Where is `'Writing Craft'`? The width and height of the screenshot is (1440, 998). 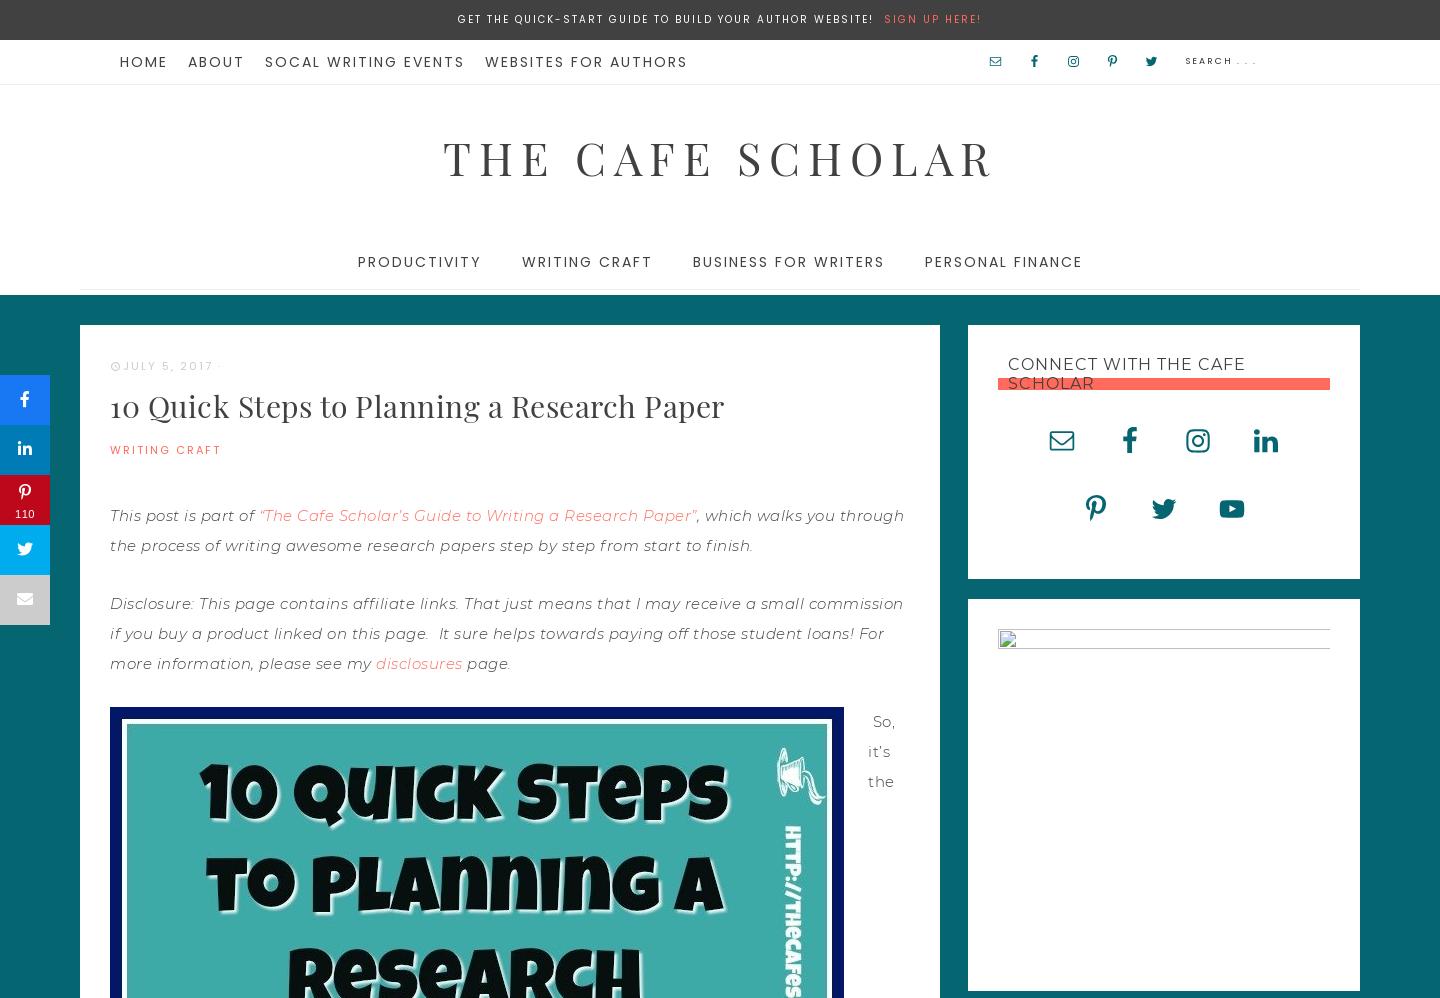 'Writing Craft' is located at coordinates (586, 260).